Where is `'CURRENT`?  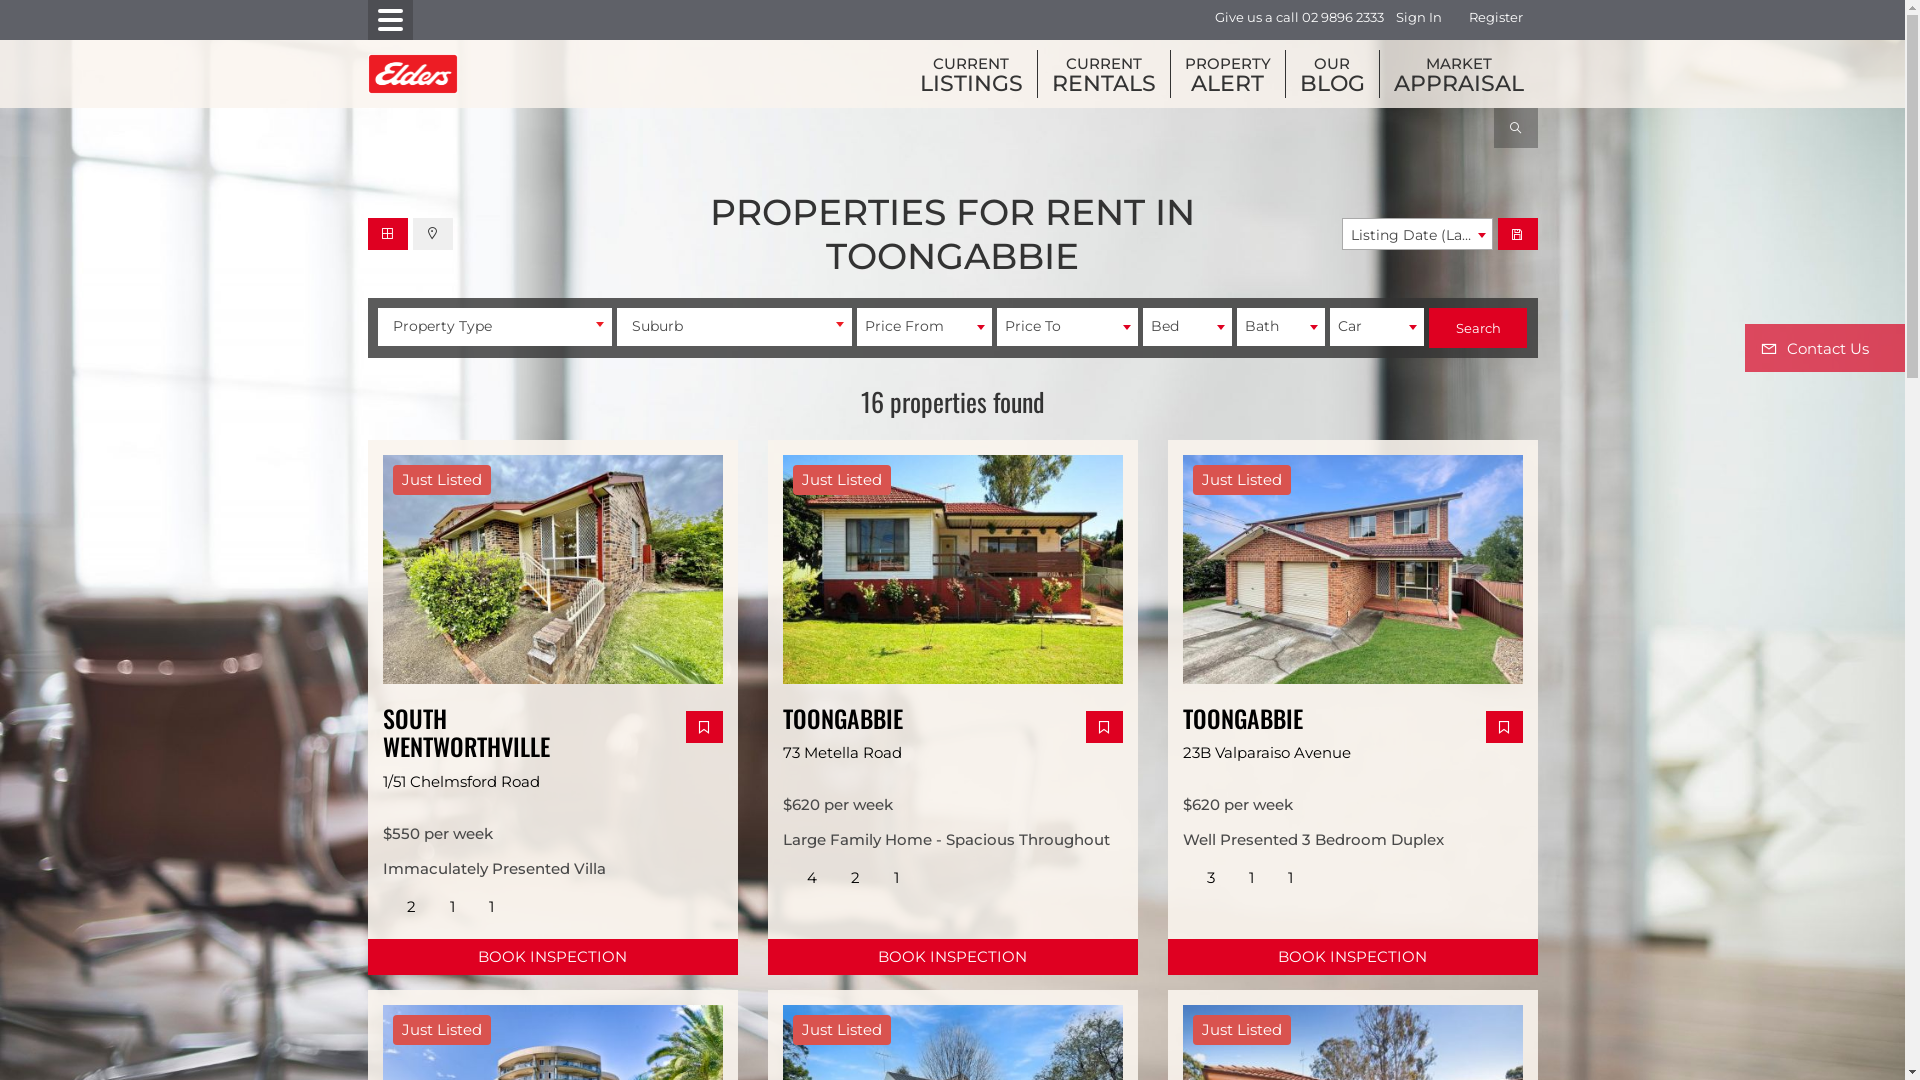 'CURRENT is located at coordinates (1037, 72).